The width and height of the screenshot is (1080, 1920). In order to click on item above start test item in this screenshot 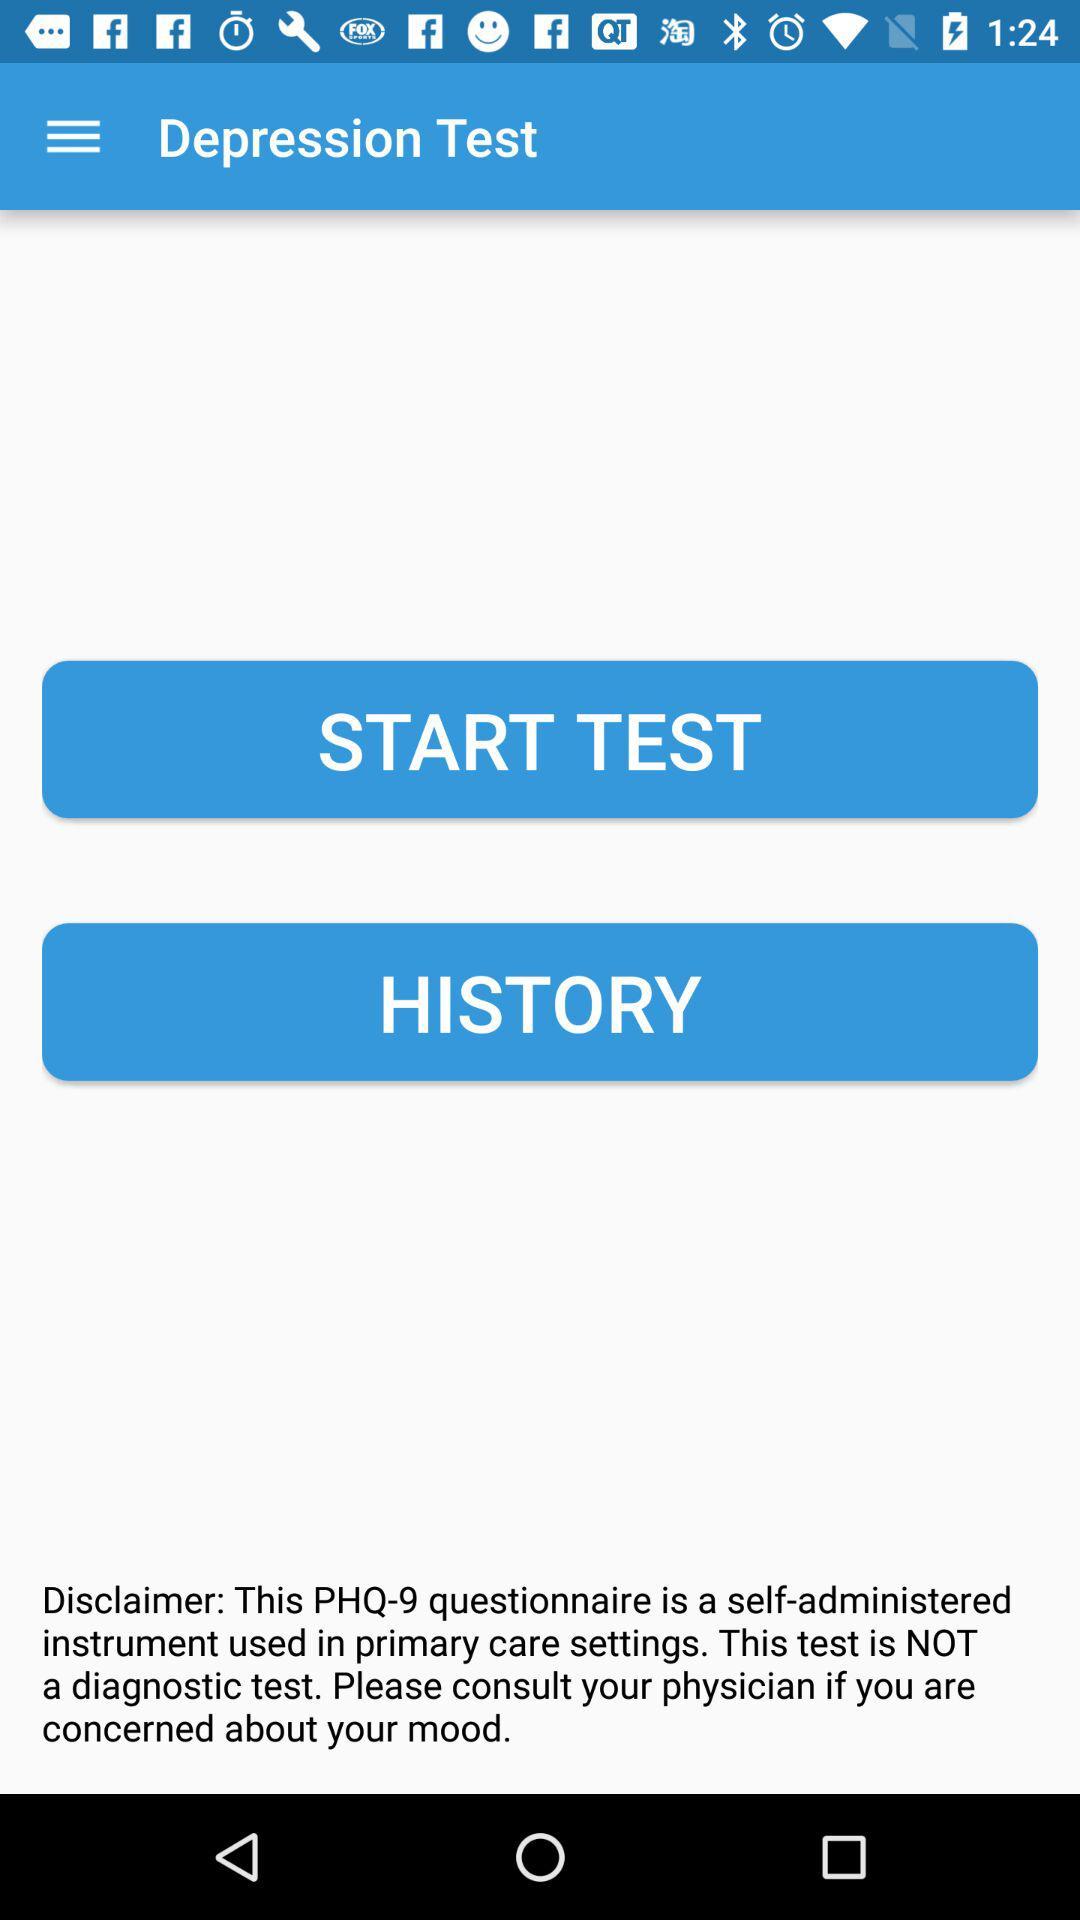, I will do `click(72, 135)`.